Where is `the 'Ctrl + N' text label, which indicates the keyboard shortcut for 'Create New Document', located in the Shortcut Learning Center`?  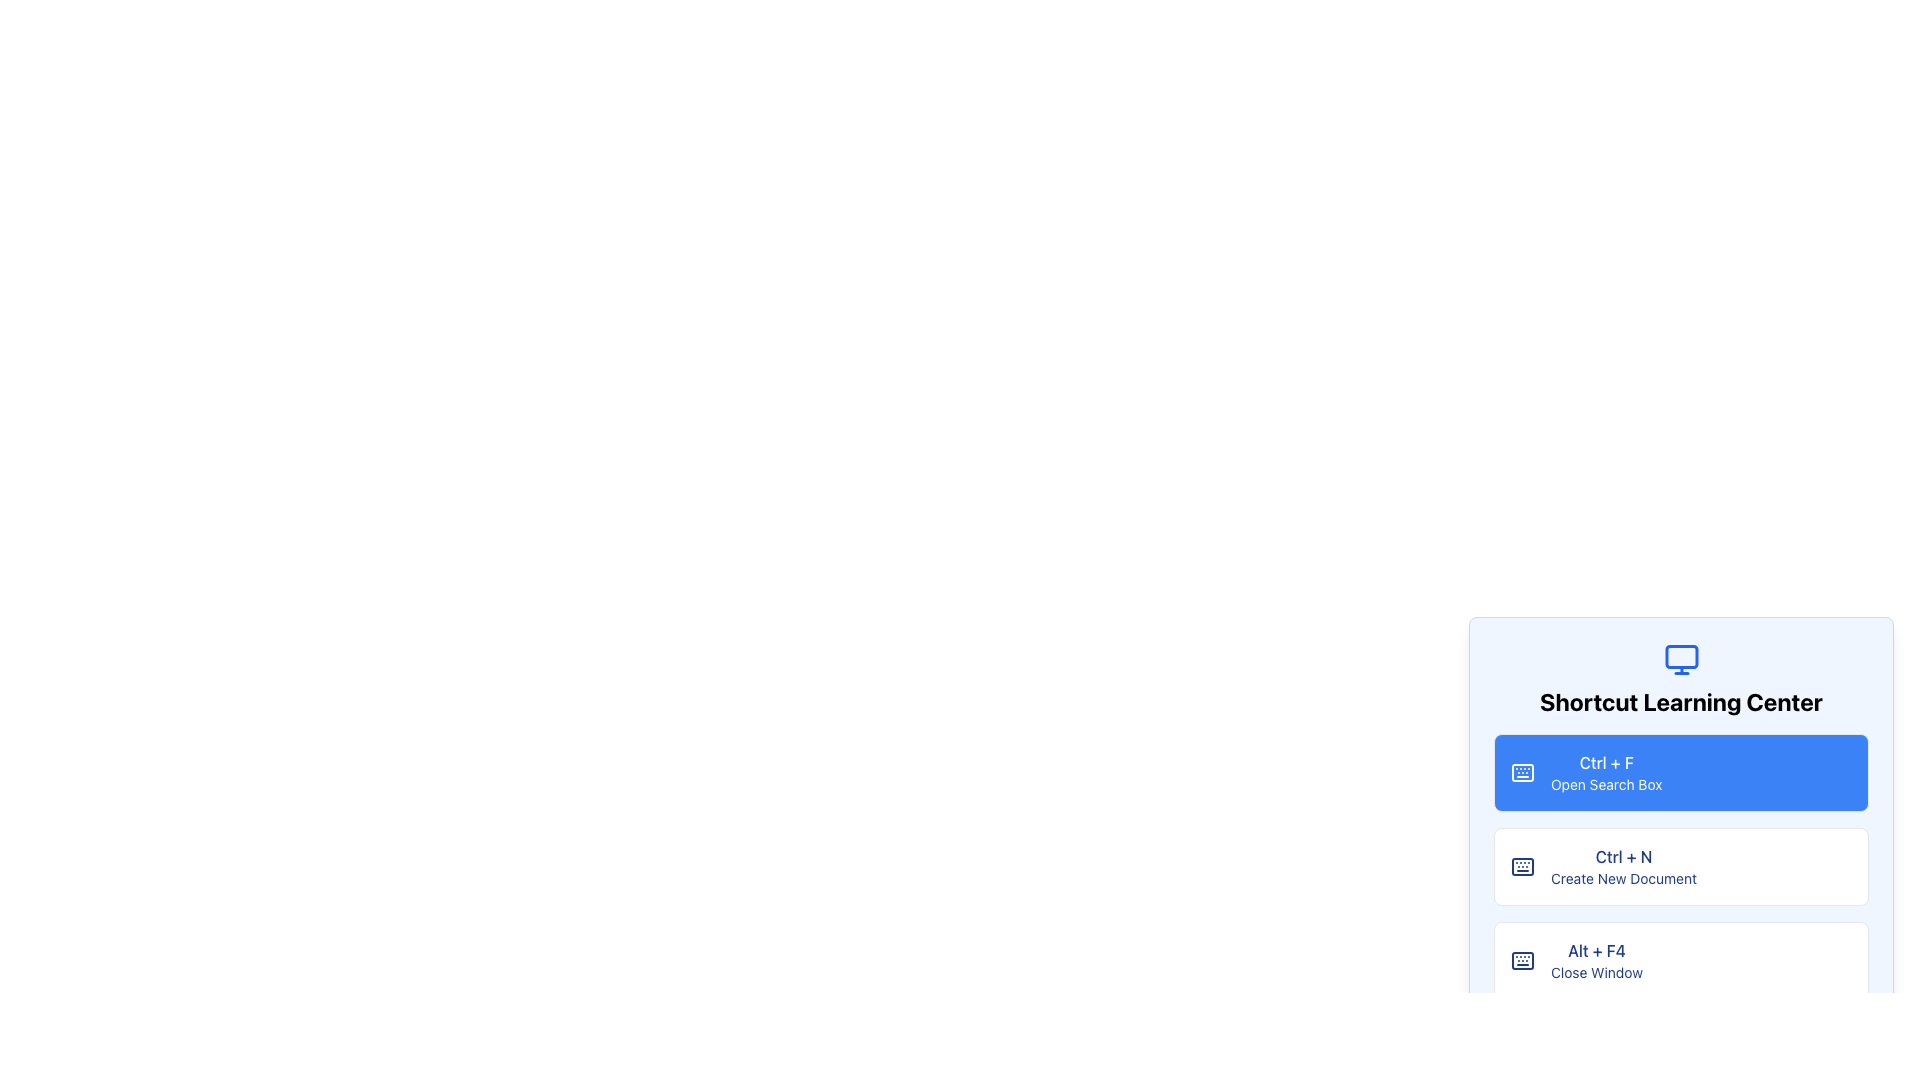 the 'Ctrl + N' text label, which indicates the keyboard shortcut for 'Create New Document', located in the Shortcut Learning Center is located at coordinates (1623, 855).